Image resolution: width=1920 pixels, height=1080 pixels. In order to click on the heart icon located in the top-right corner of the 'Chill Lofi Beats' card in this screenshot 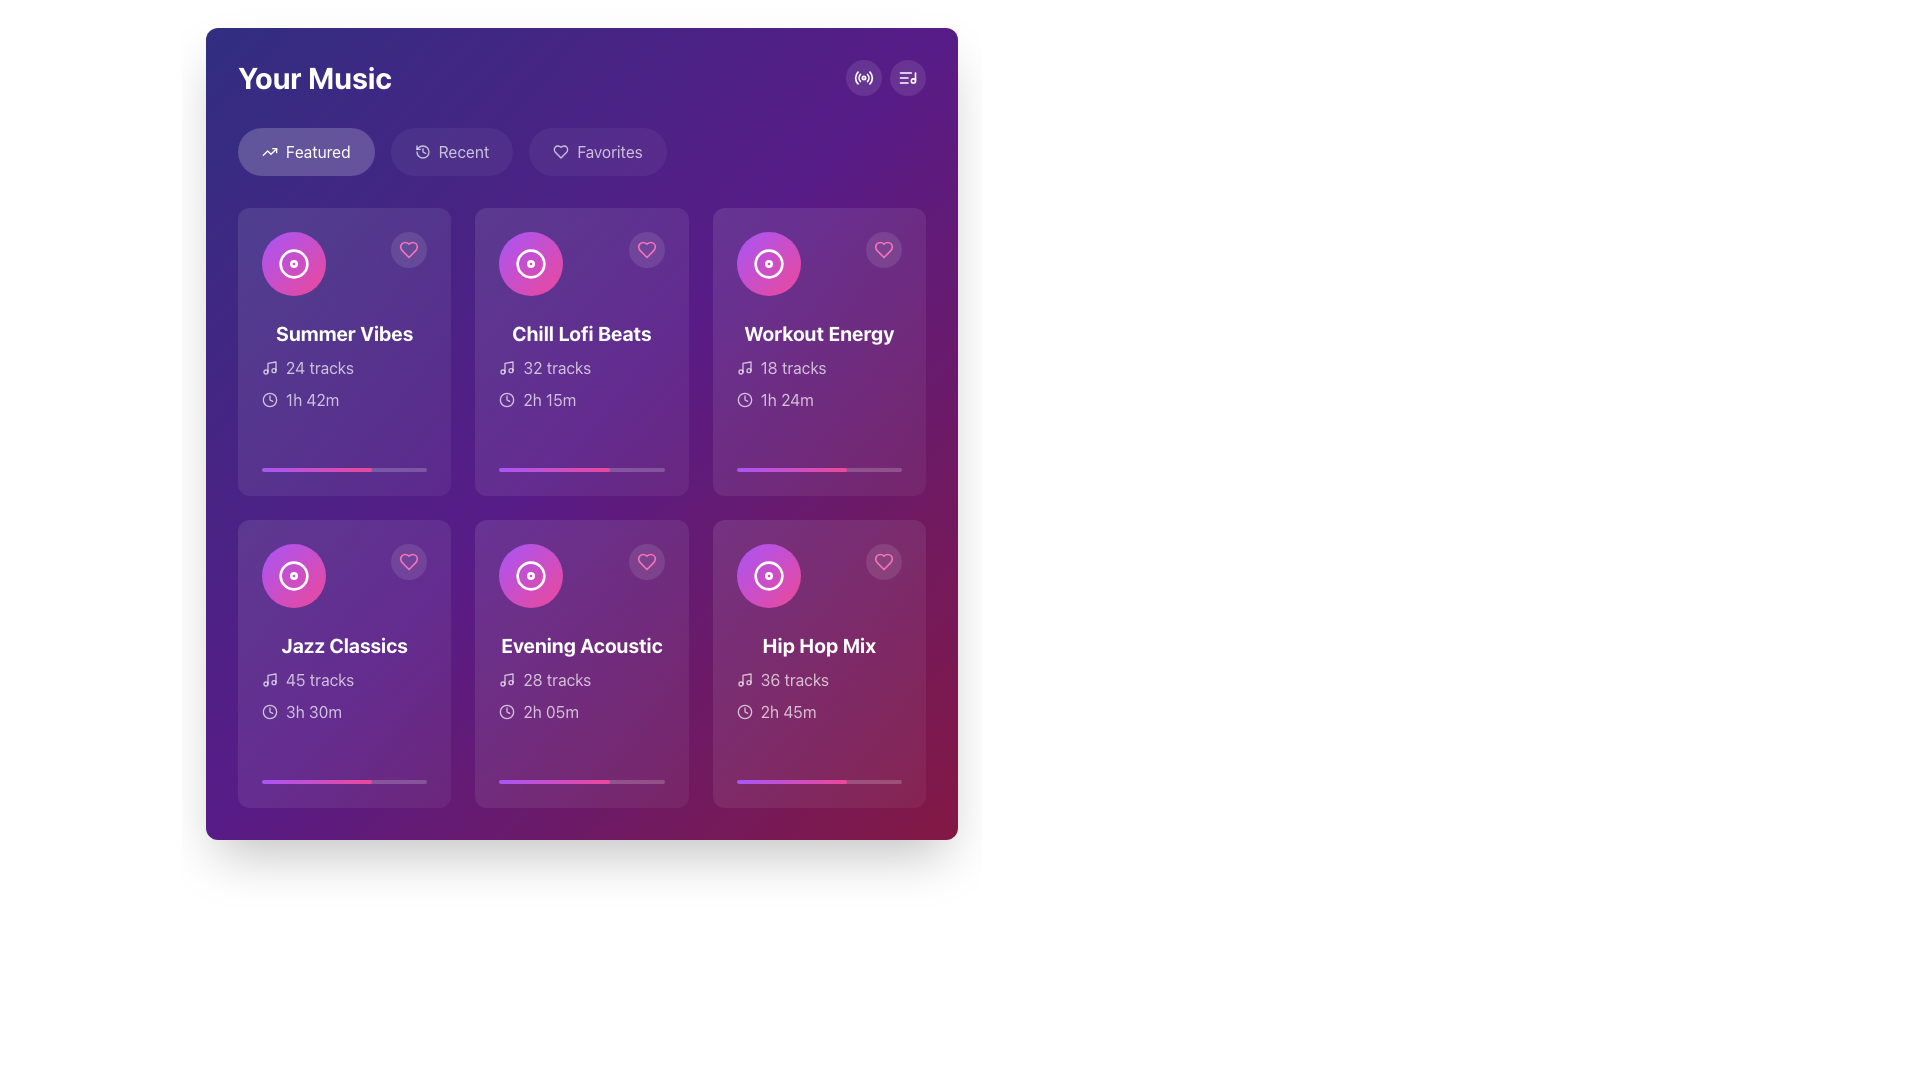, I will do `click(560, 150)`.